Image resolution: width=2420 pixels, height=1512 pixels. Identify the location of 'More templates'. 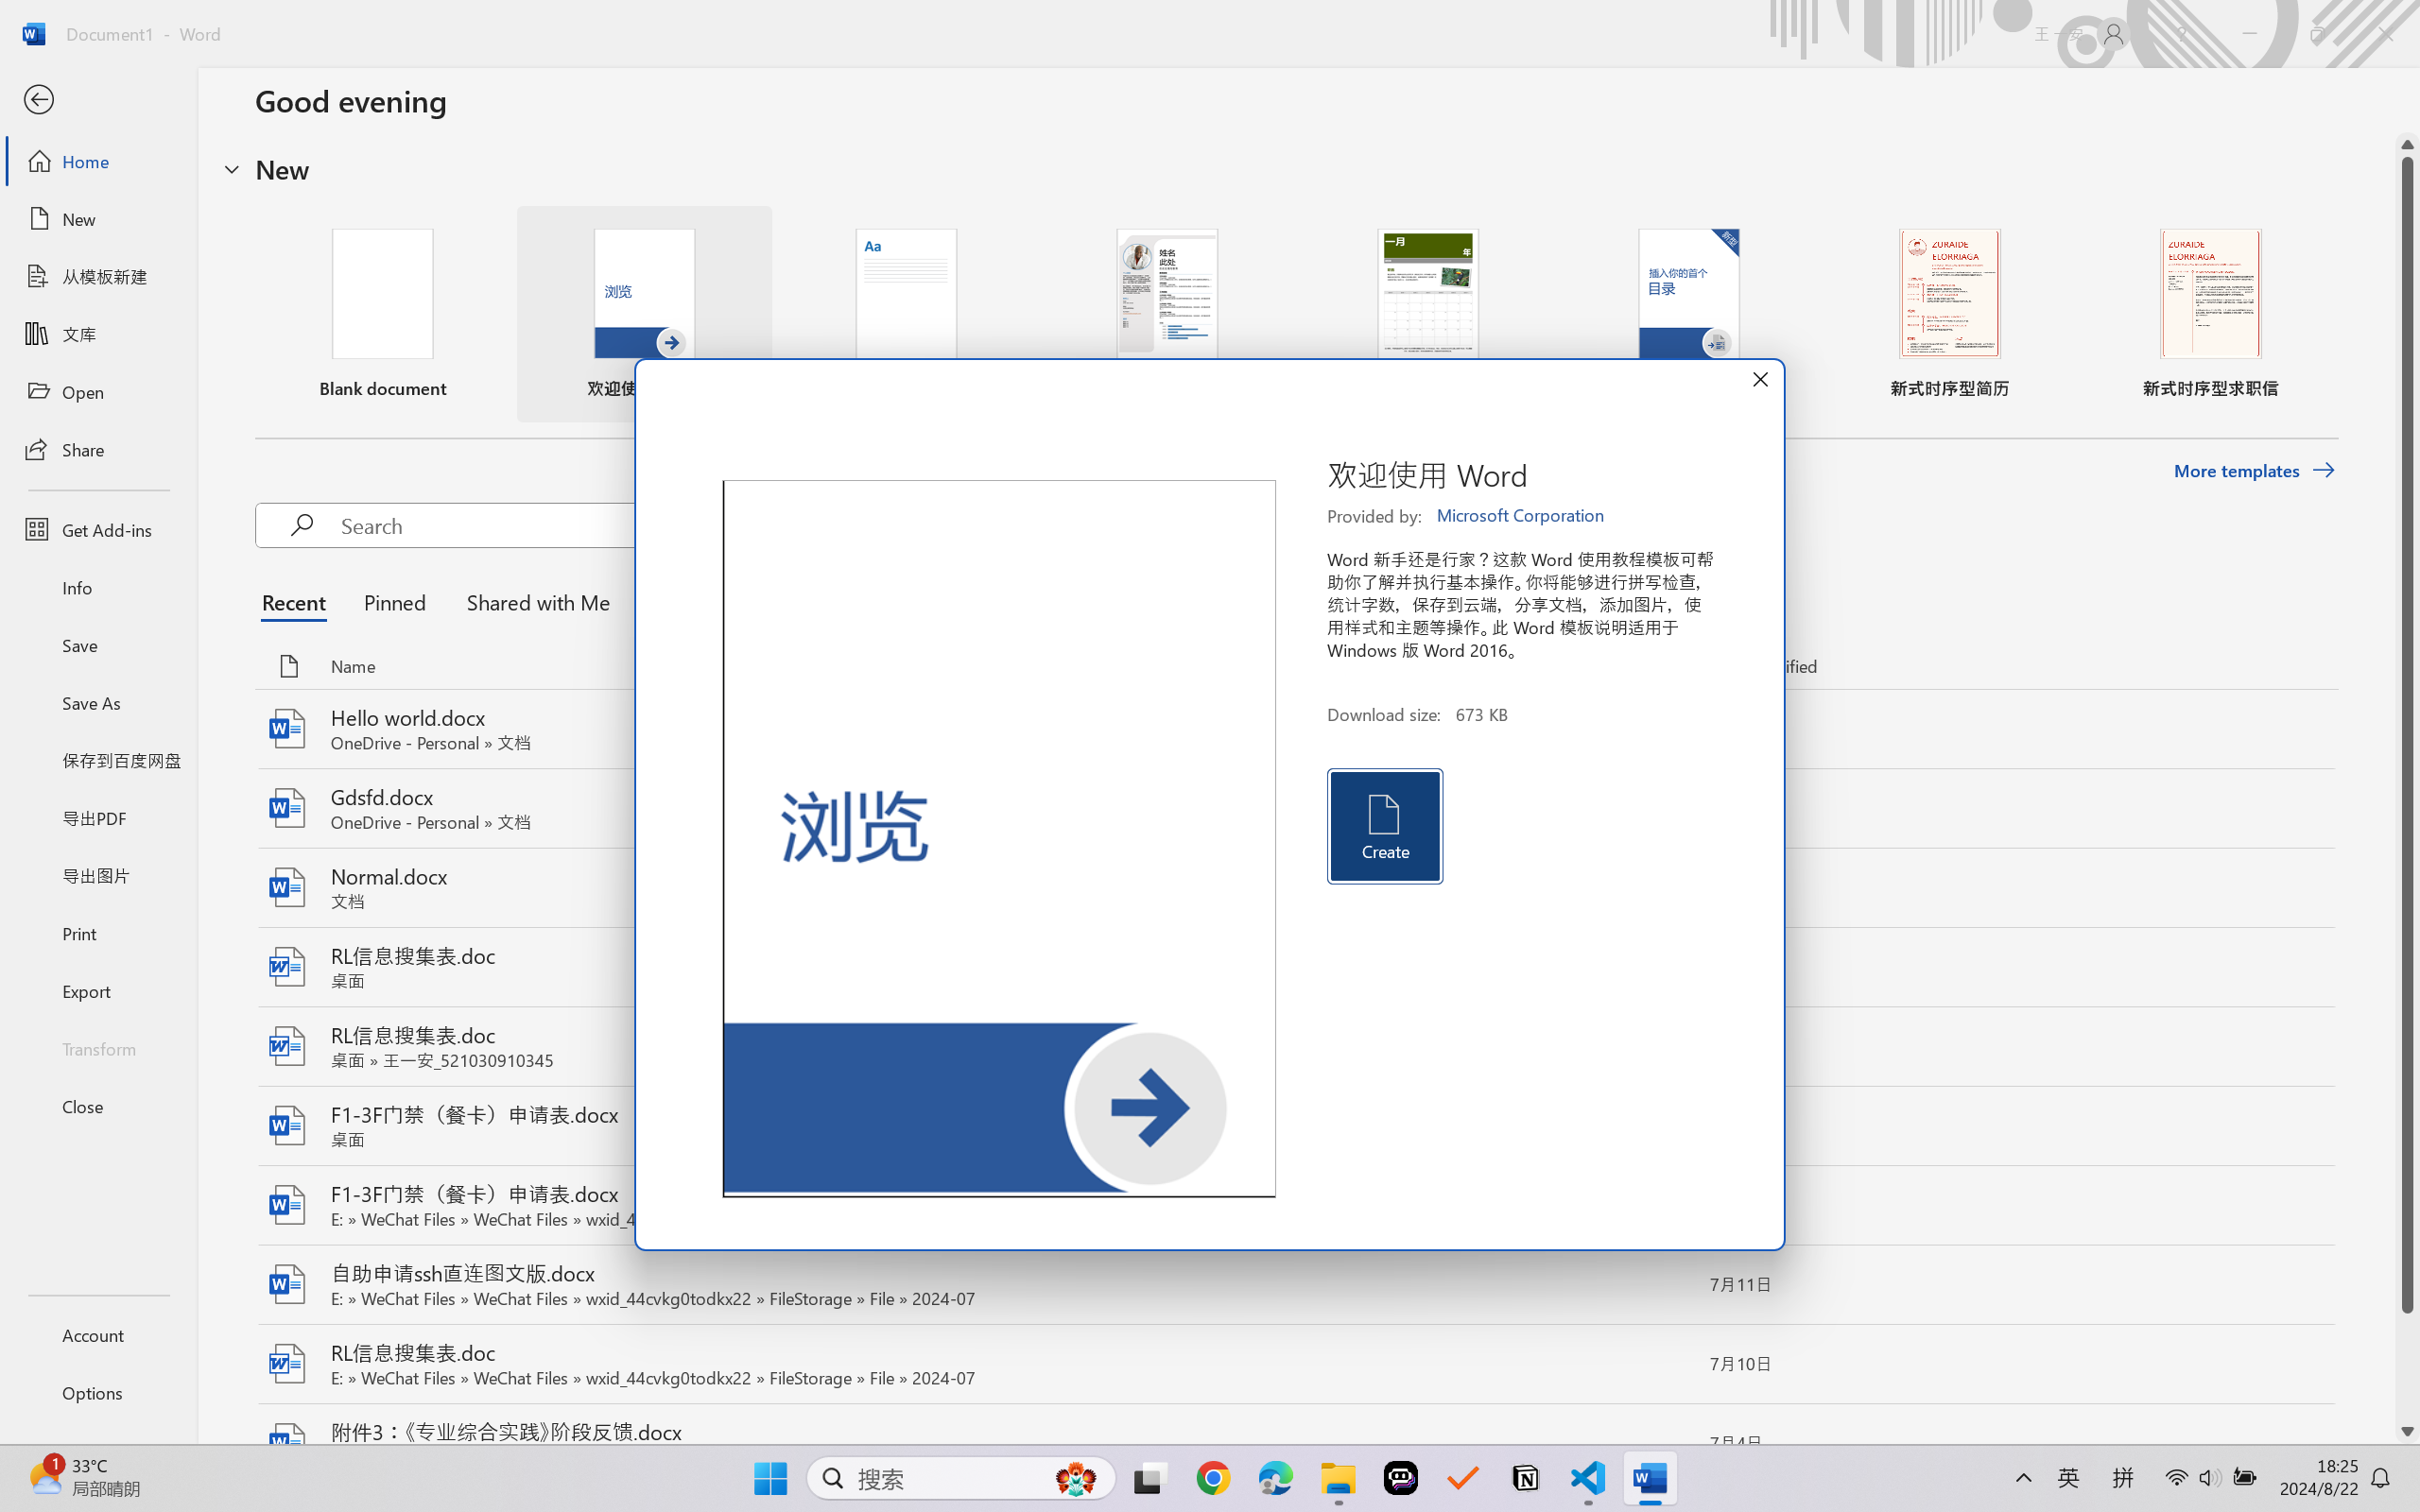
(2253, 471).